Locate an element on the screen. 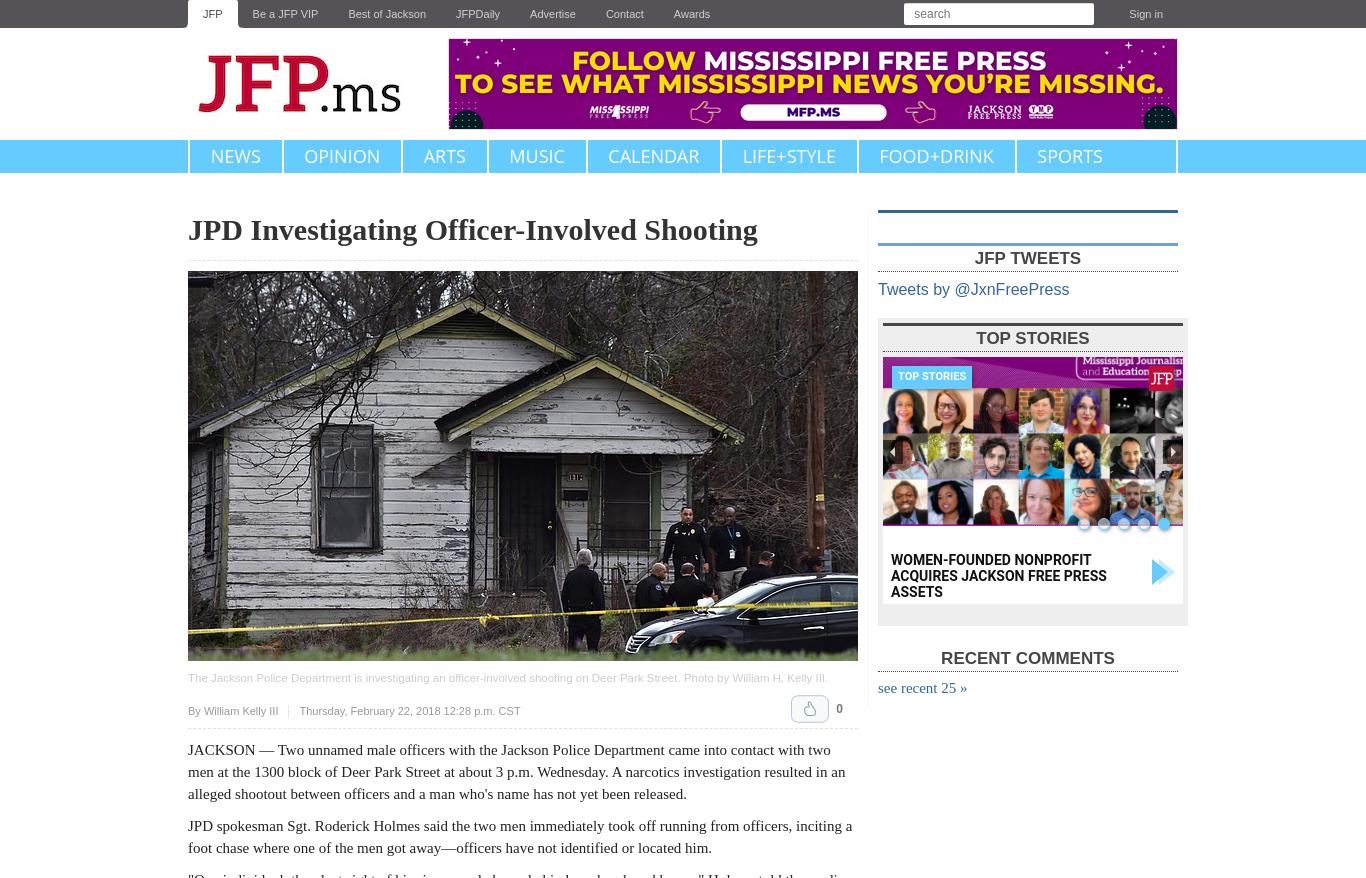 The image size is (1366, 878). 'JFP' is located at coordinates (211, 12).